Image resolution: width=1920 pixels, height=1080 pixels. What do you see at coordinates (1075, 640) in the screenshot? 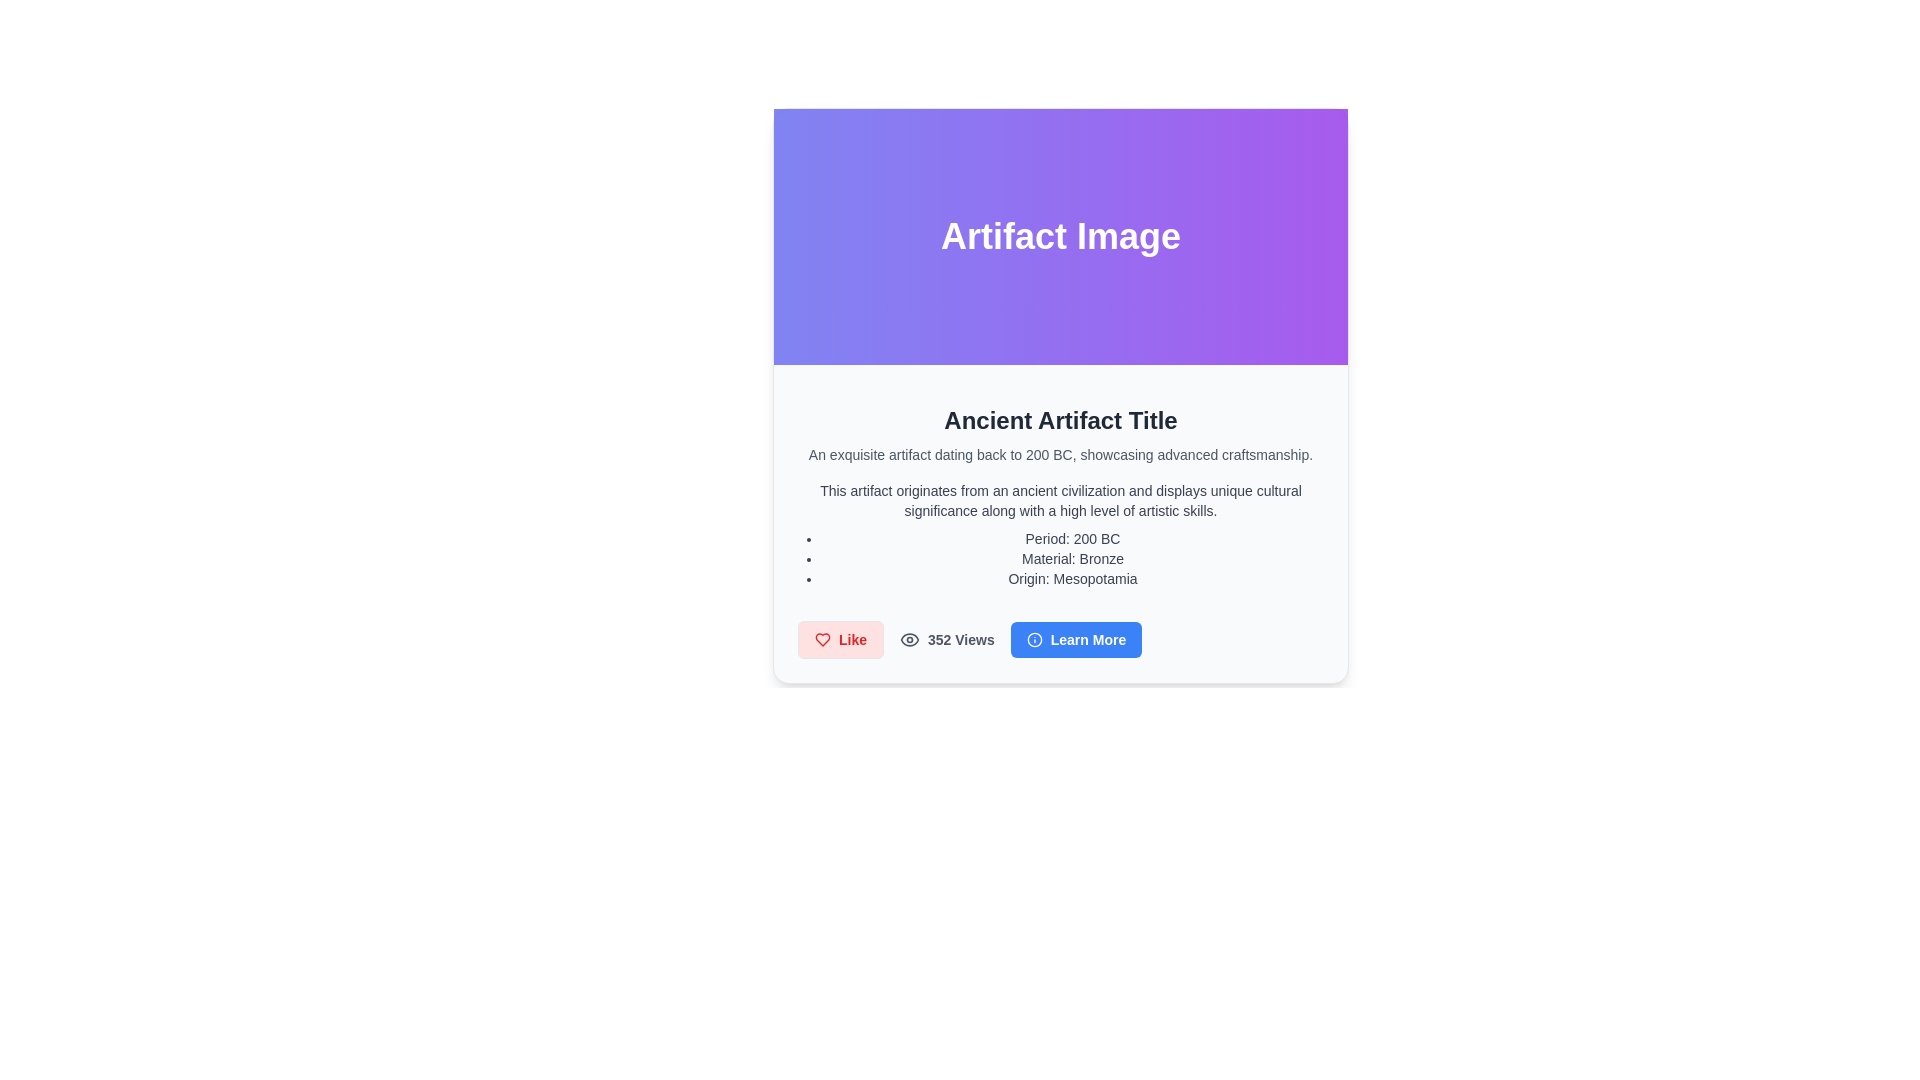
I see `the 'Learn More' button` at bounding box center [1075, 640].